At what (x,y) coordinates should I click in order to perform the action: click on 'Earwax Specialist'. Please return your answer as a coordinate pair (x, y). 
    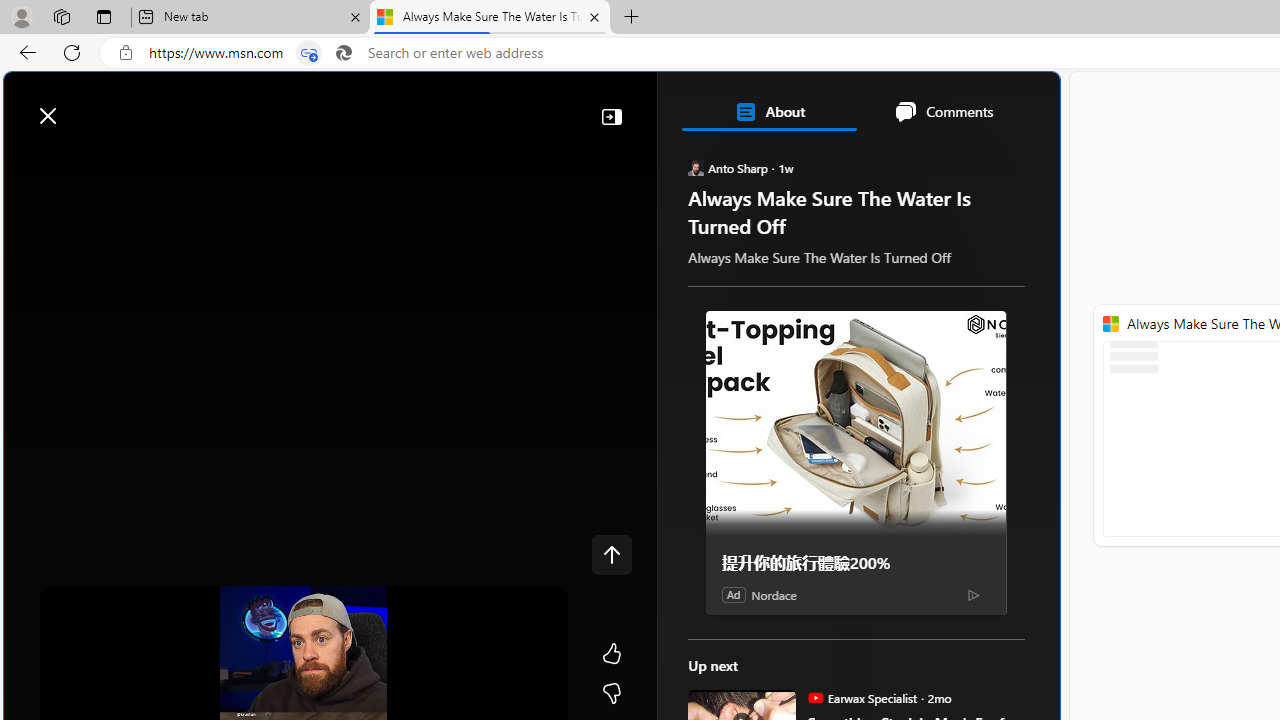
    Looking at the image, I should click on (816, 697).